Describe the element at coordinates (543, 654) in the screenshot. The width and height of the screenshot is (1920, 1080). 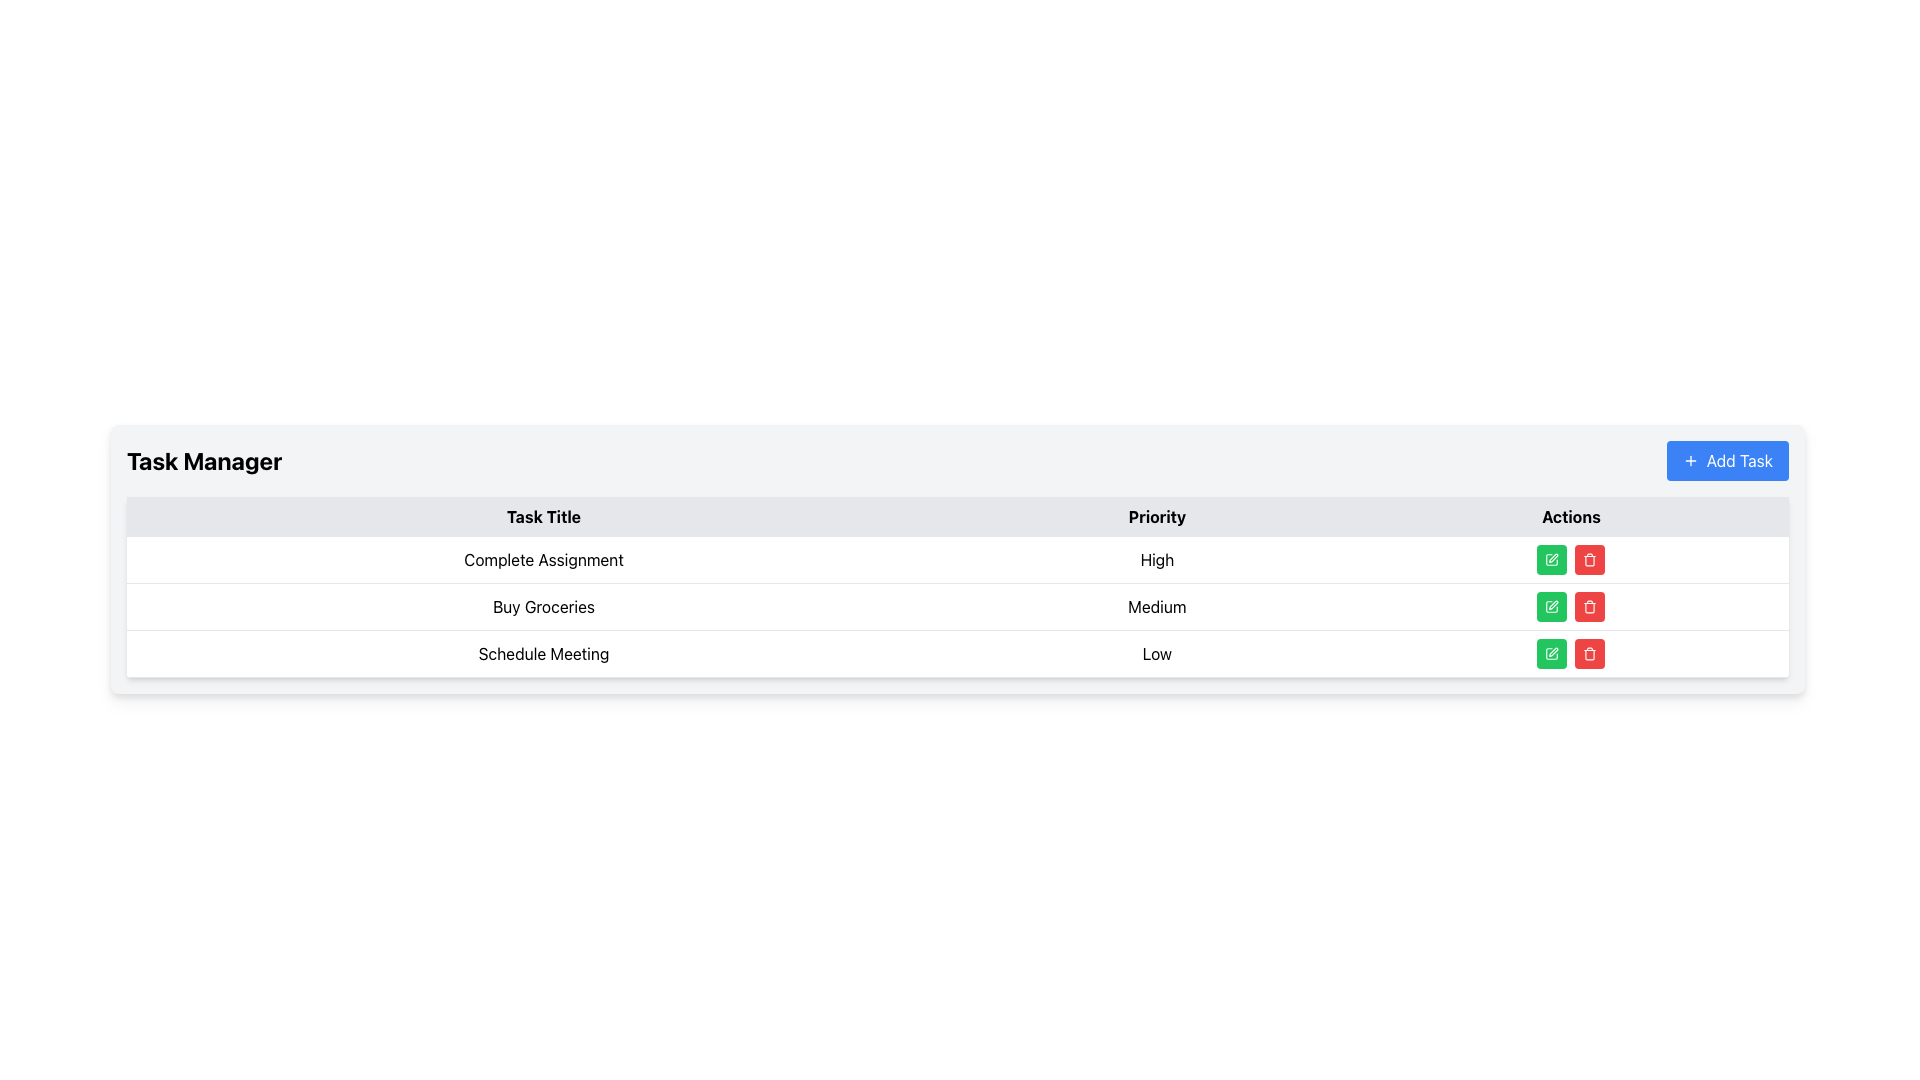
I see `the 'Schedule Meeting' text label located in the leftmost cell under the 'Task Title' column of the table row titled 'Schedule Meeting'` at that location.